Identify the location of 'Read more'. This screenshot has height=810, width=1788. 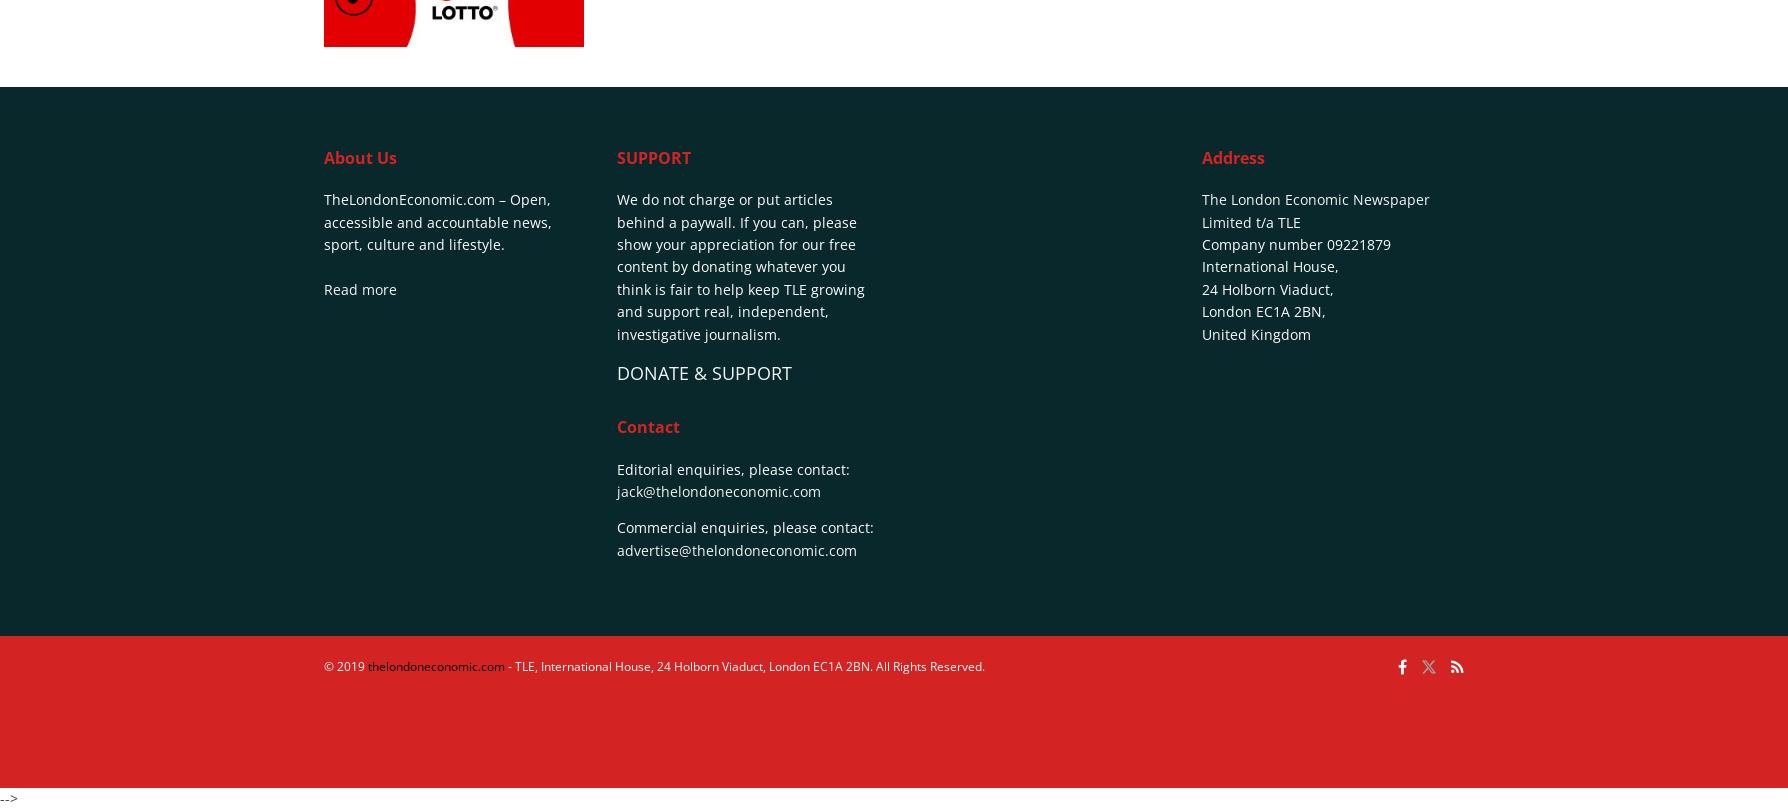
(359, 287).